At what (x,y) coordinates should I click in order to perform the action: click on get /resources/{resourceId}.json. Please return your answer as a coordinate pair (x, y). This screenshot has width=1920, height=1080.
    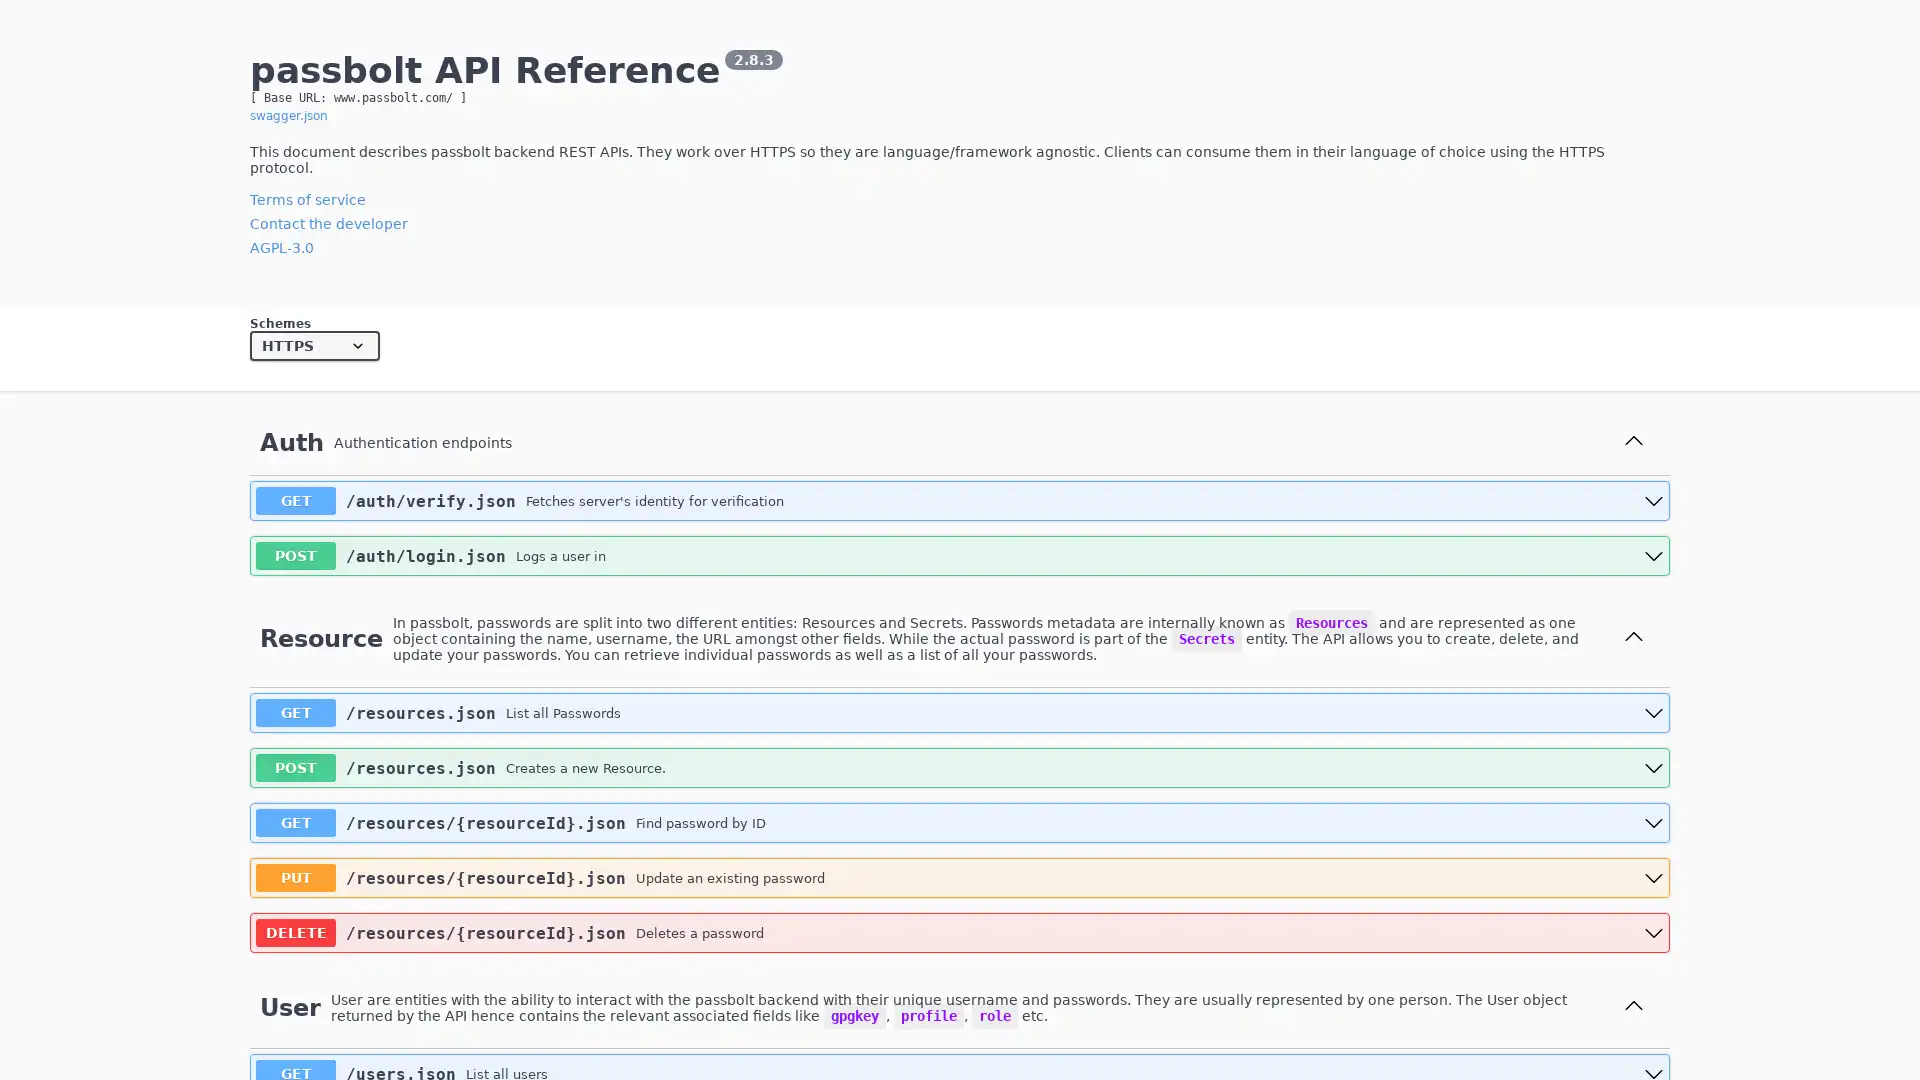
    Looking at the image, I should click on (960, 822).